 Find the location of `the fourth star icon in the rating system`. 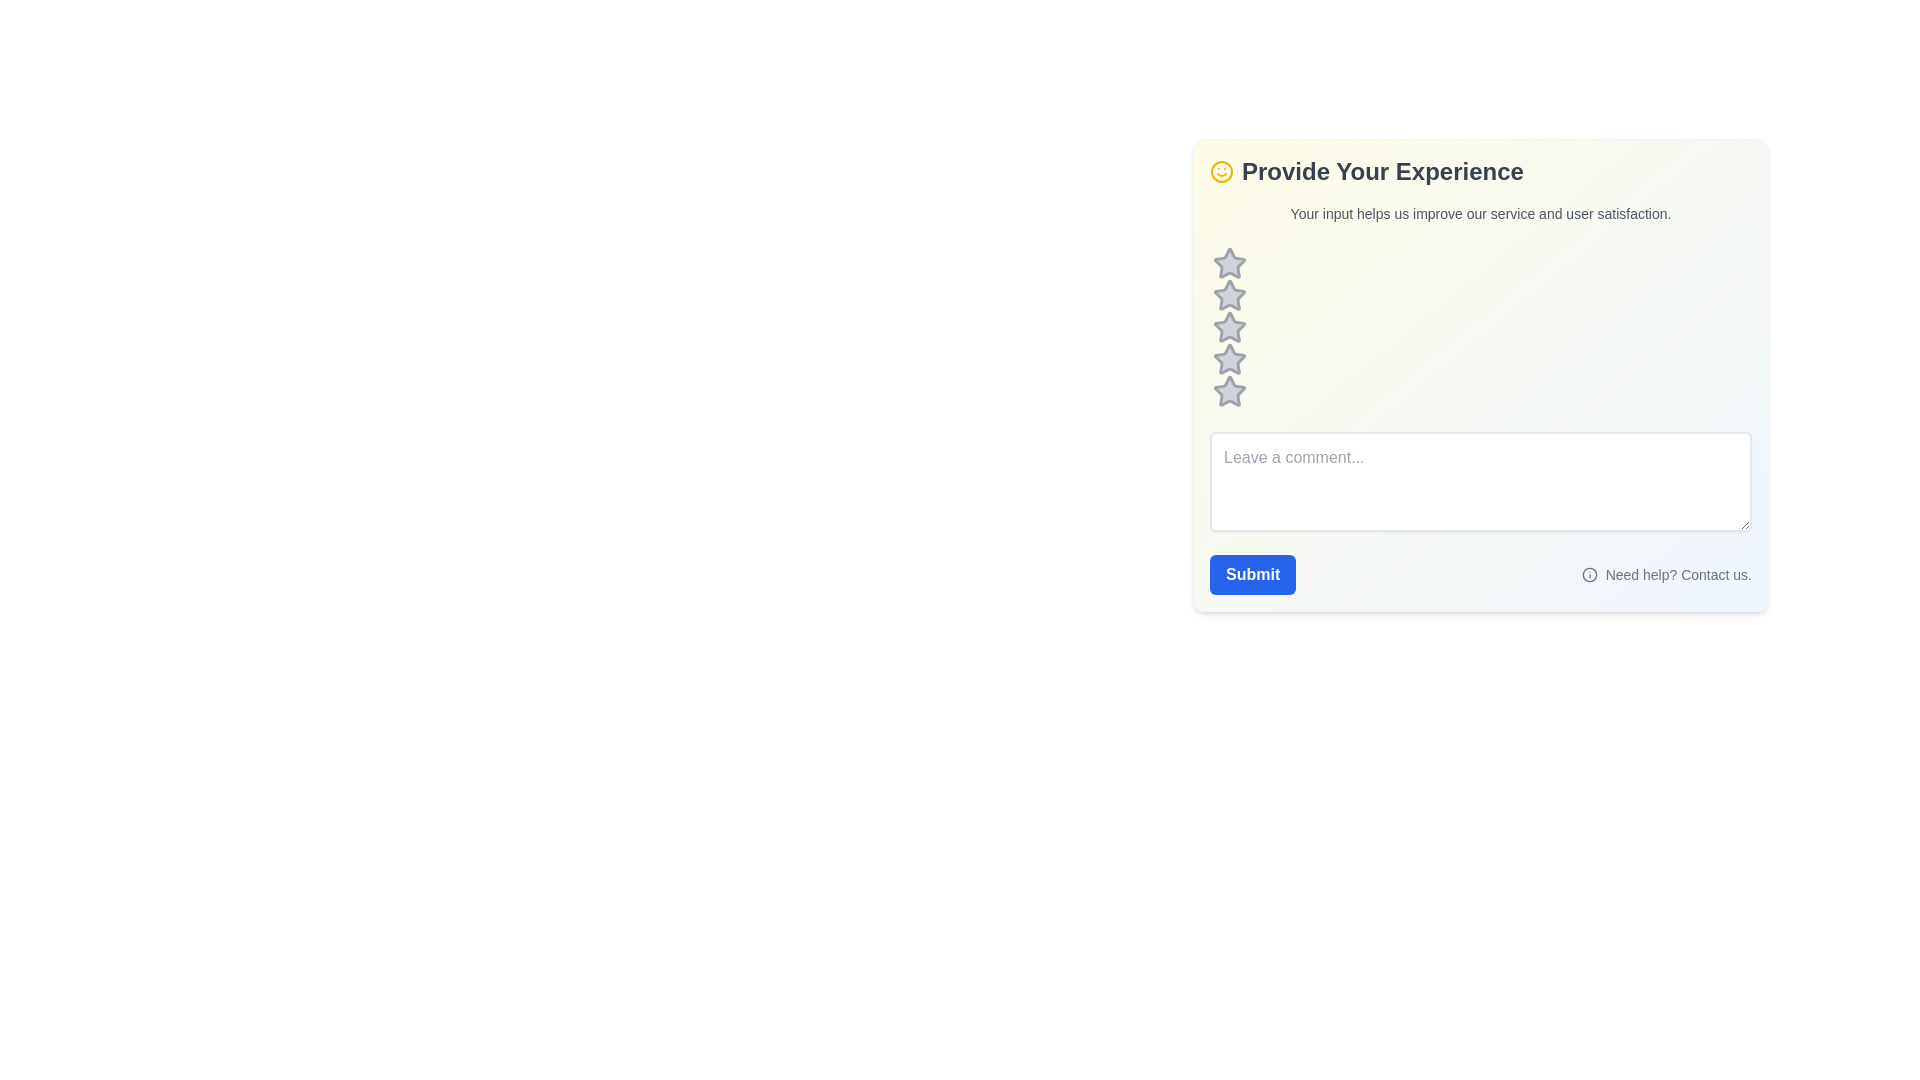

the fourth star icon in the rating system is located at coordinates (1228, 358).